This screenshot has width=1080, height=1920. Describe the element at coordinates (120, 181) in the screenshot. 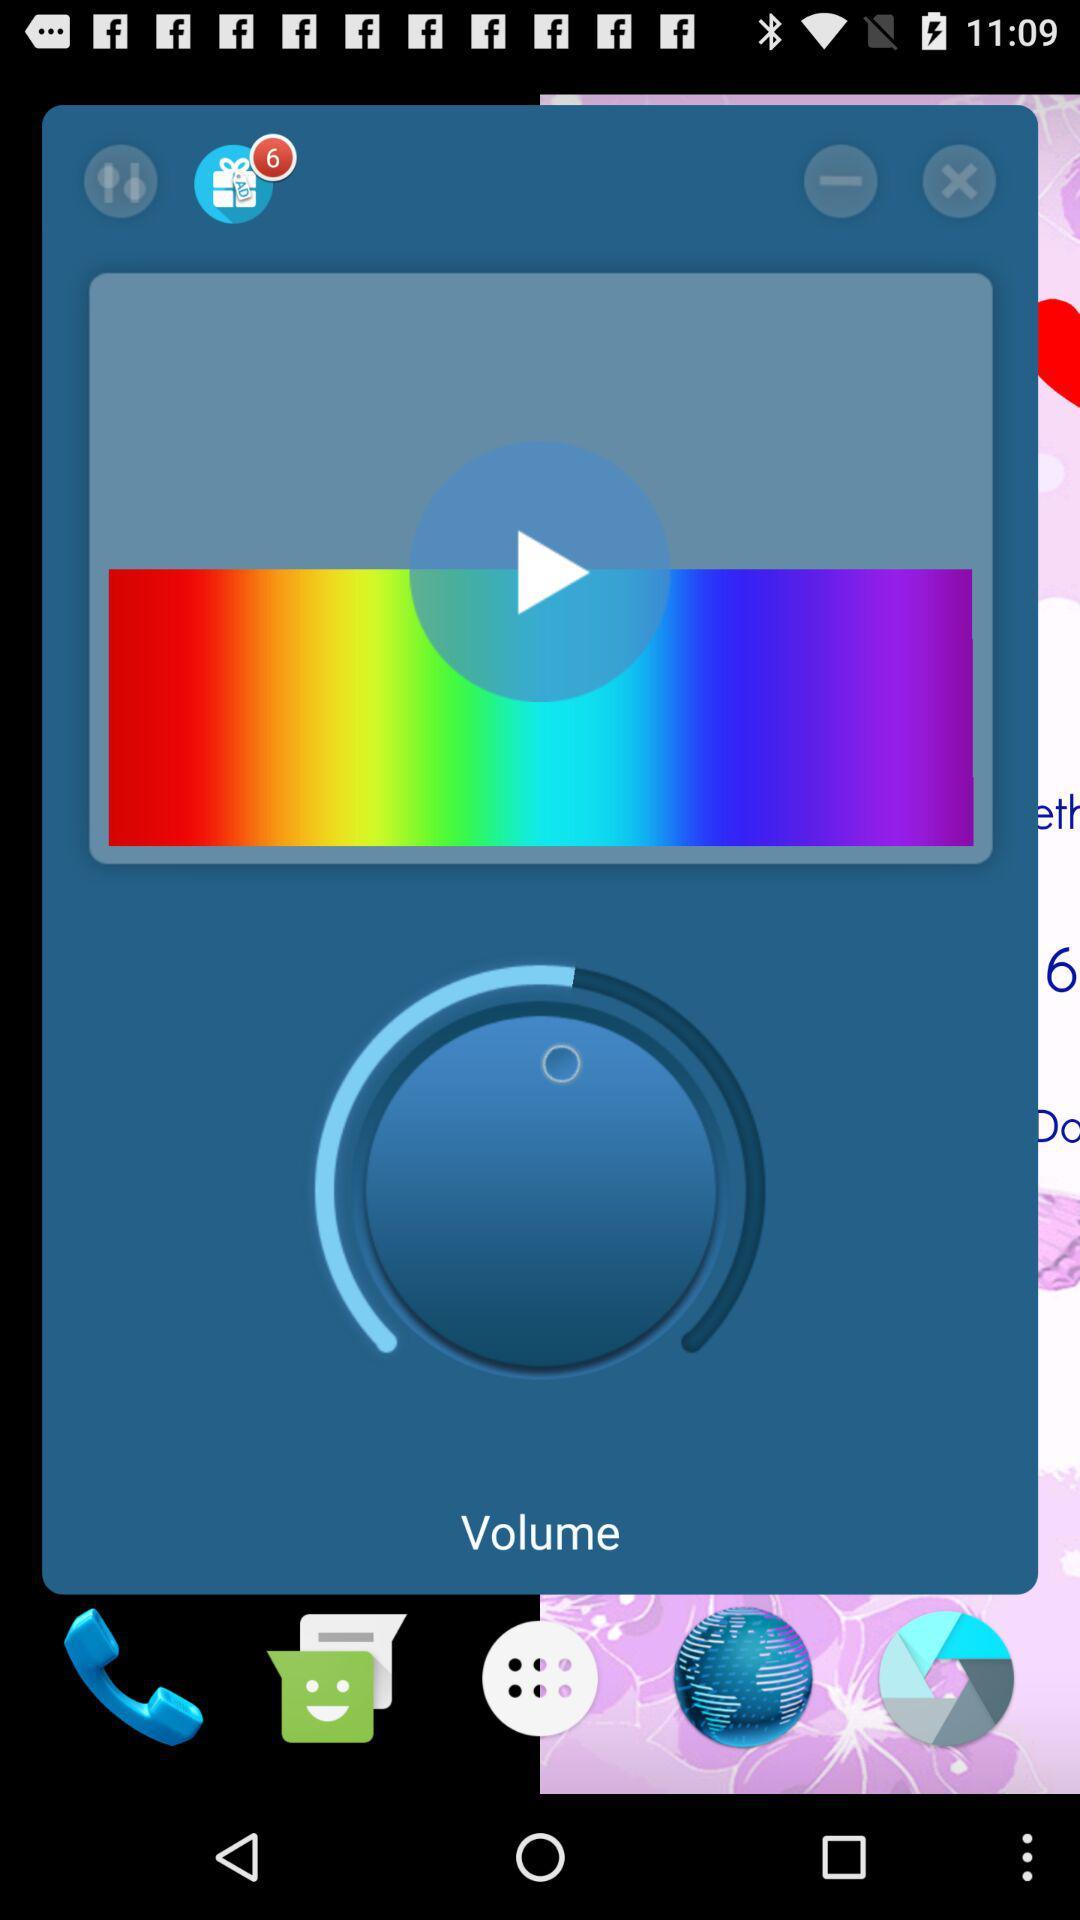

I see `swap selection` at that location.